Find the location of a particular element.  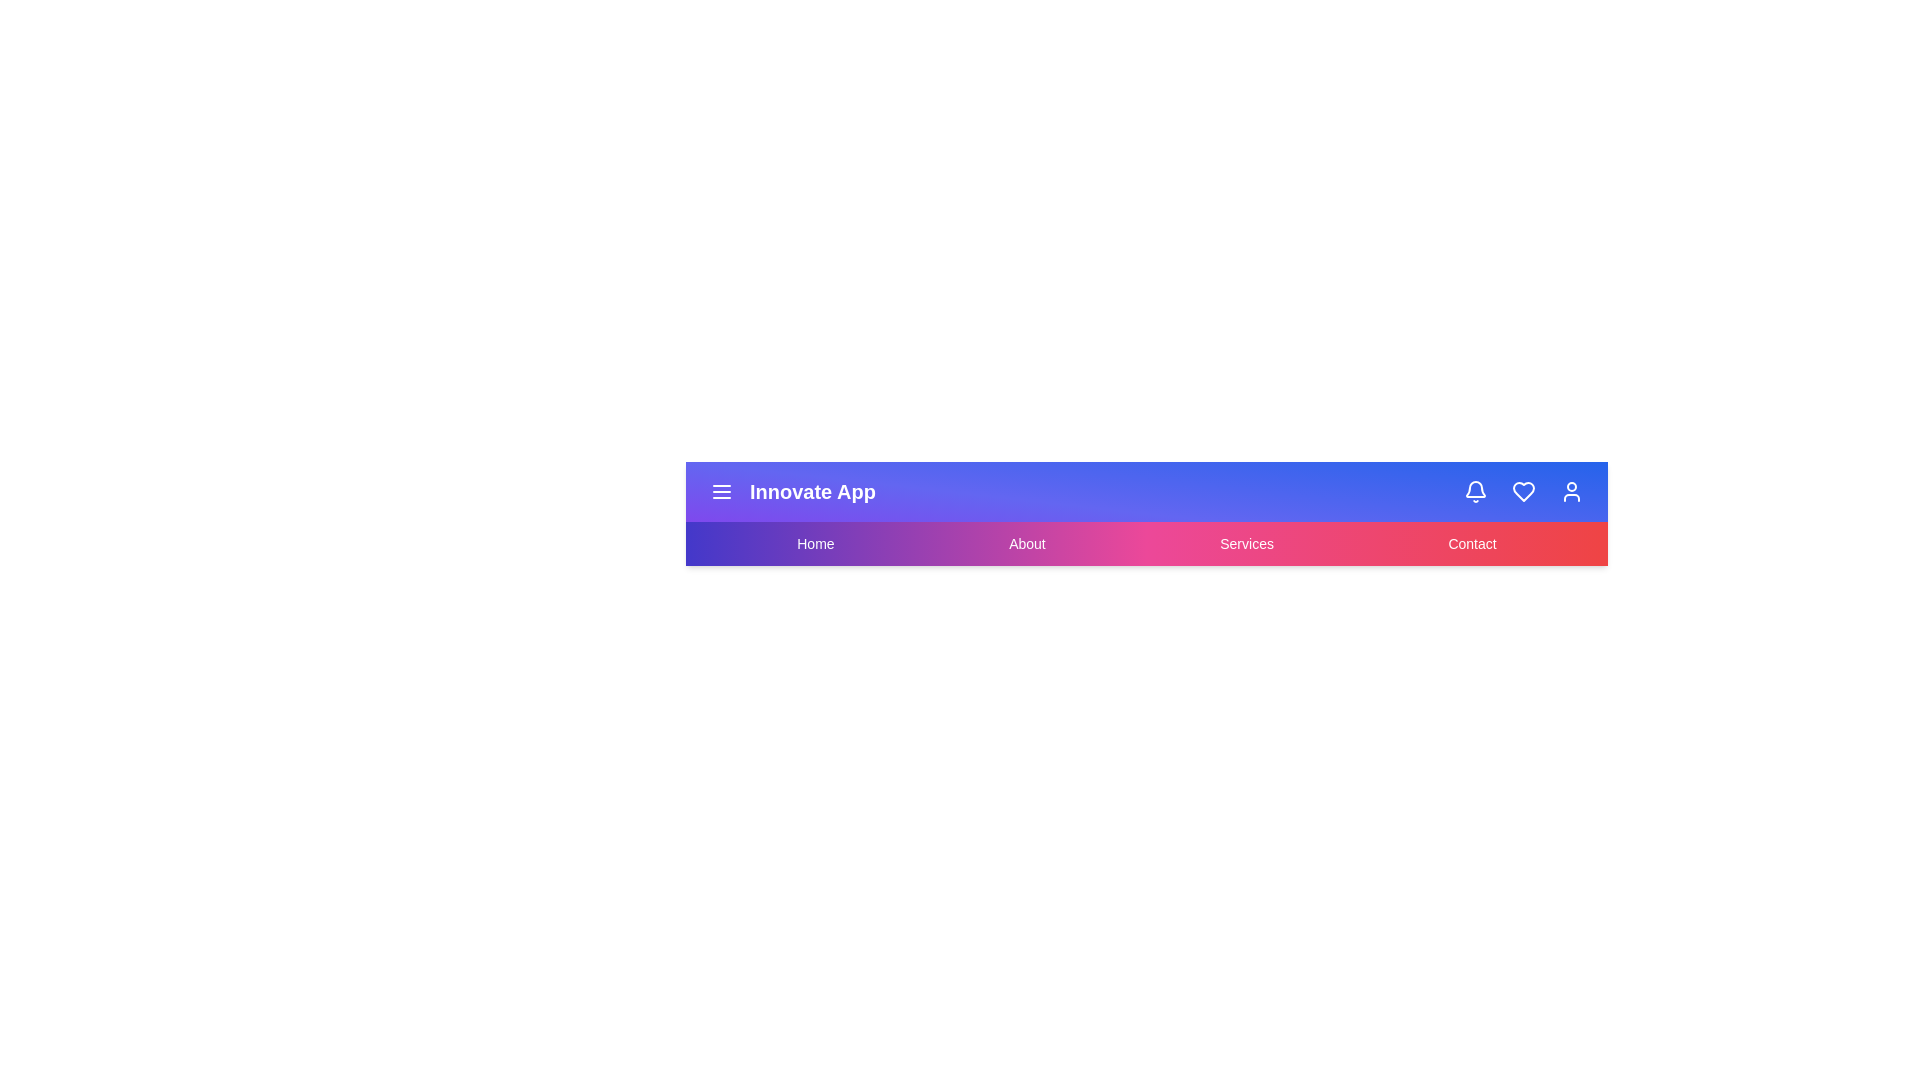

the interactive element Bell Icon is located at coordinates (1476, 492).